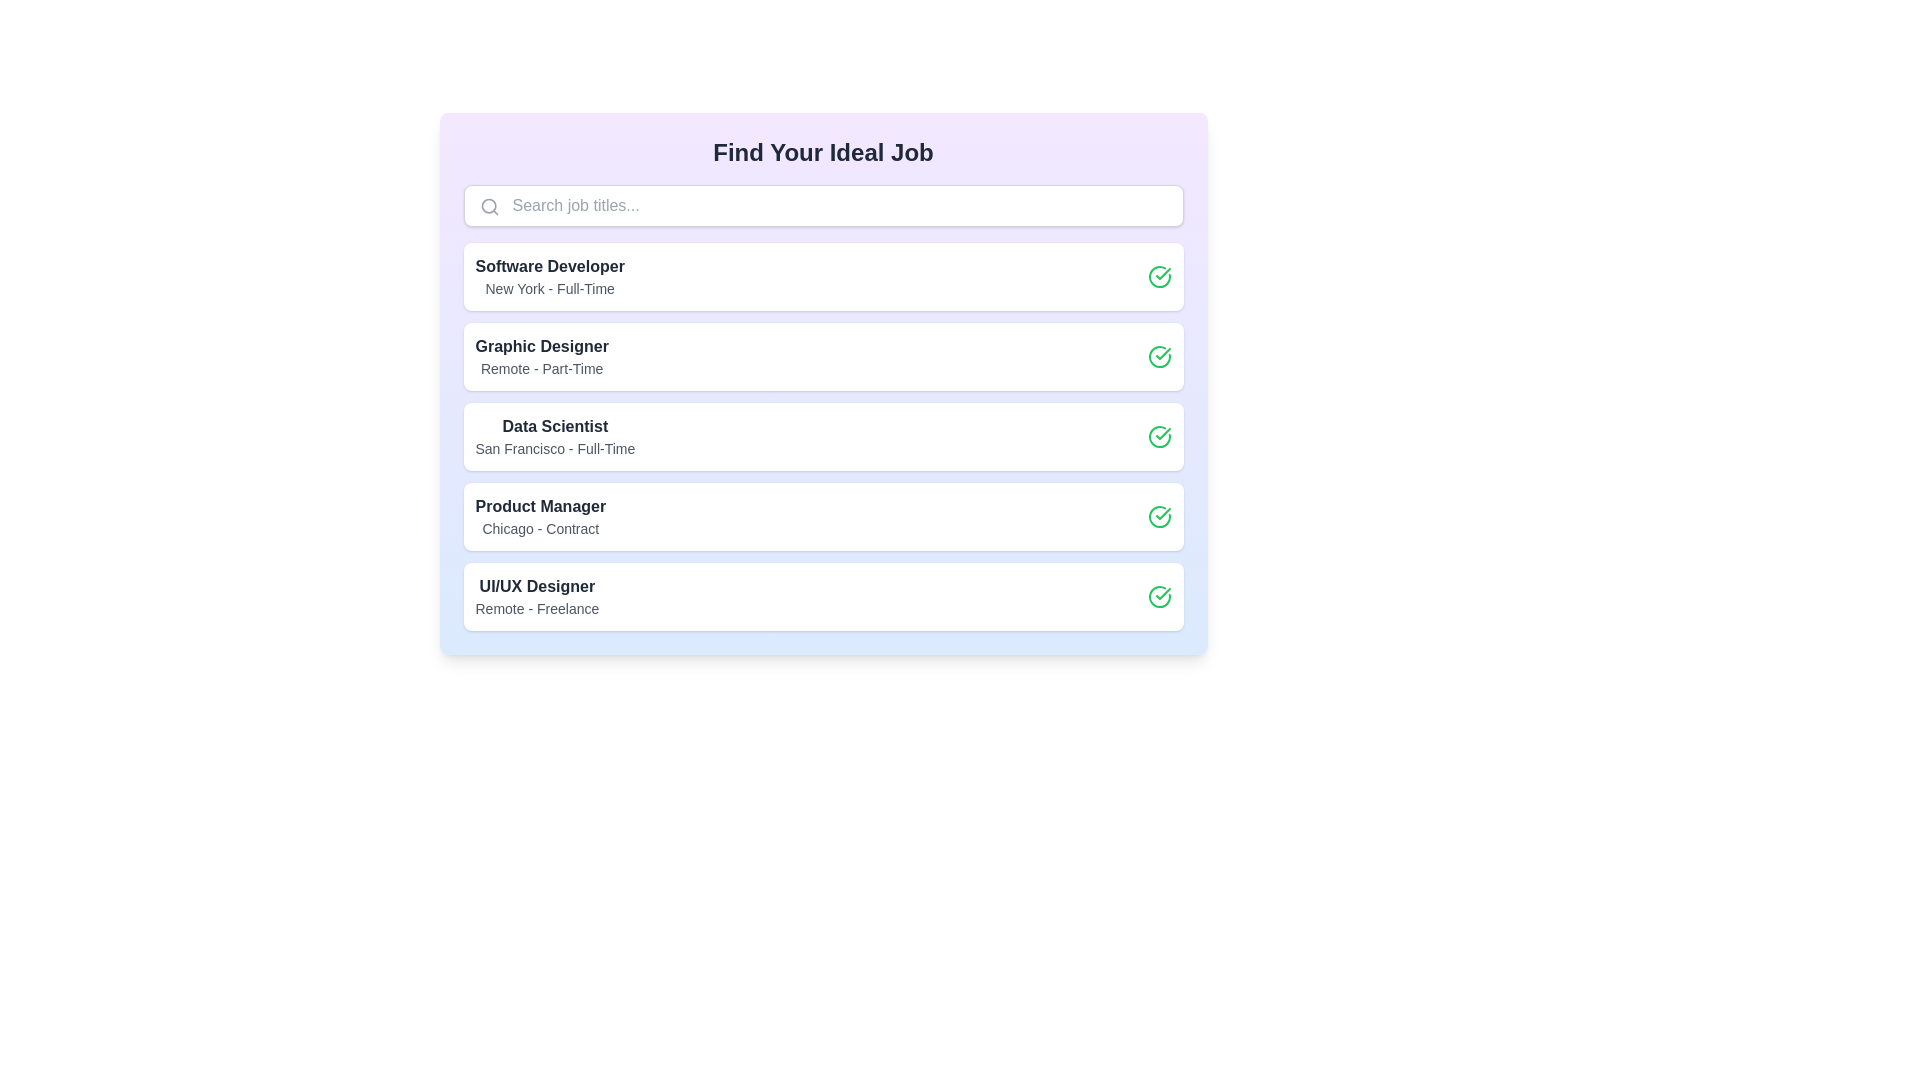 The width and height of the screenshot is (1920, 1080). Describe the element at coordinates (1159, 435) in the screenshot. I see `the green circular Indicator icon with a checkmark, located to the far right of the job listing for 'Data Scientist' in the third row` at that location.